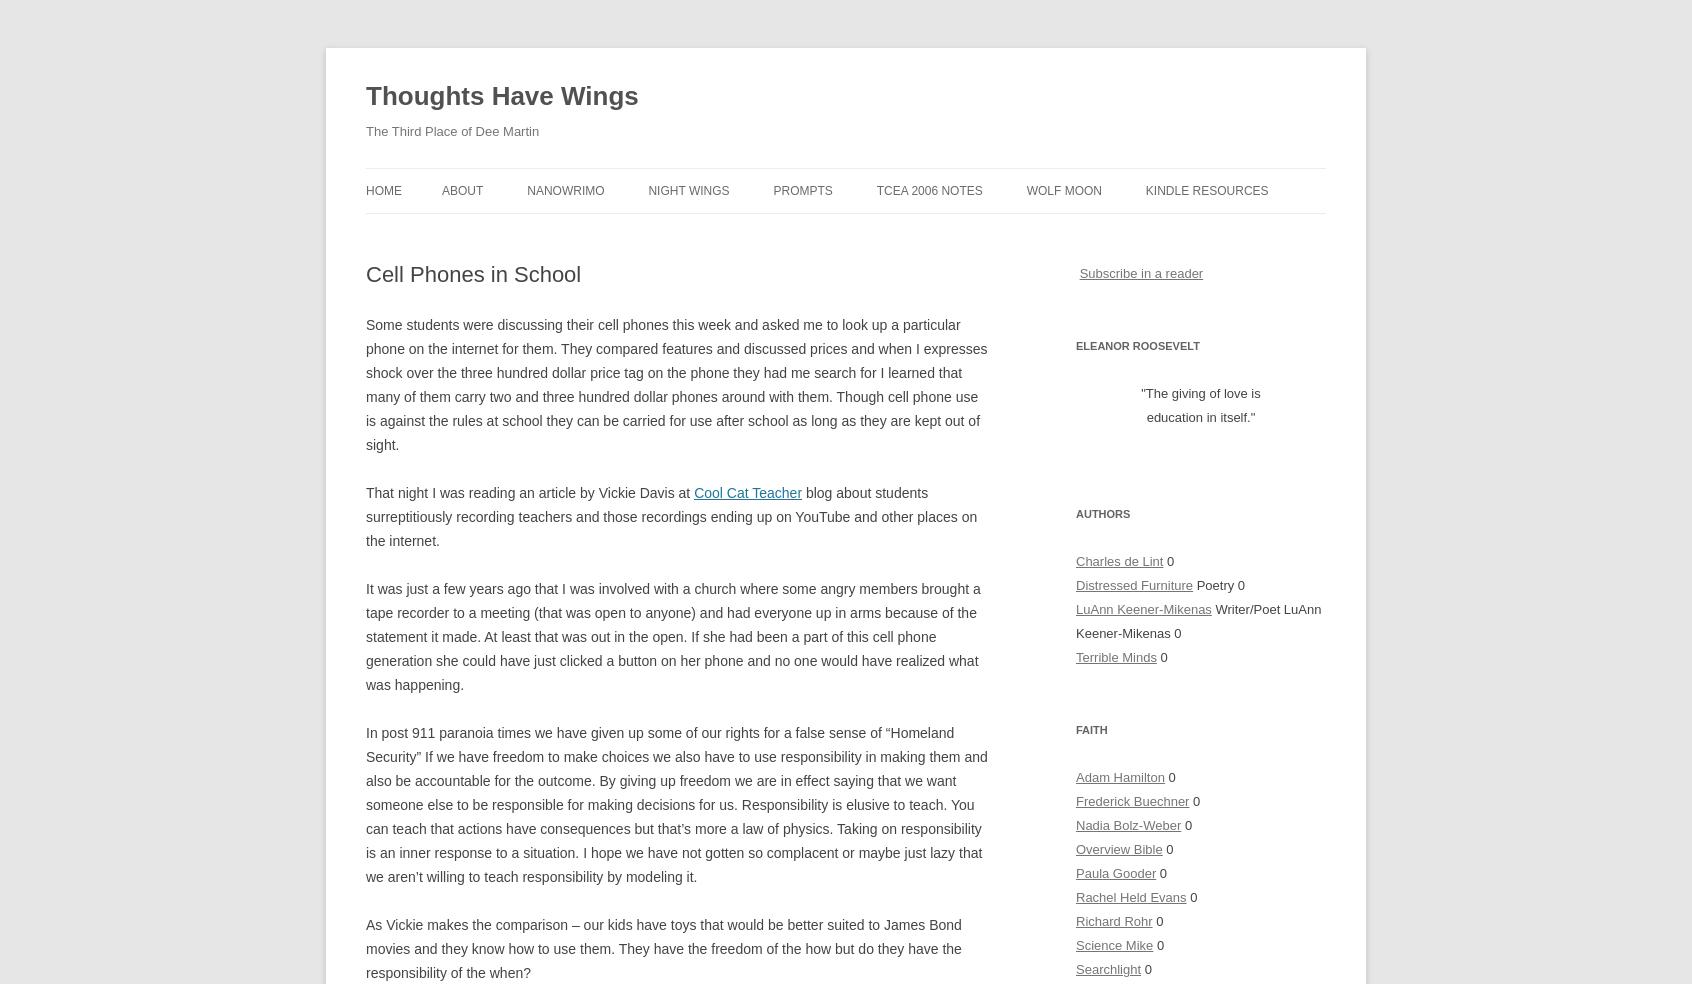 Image resolution: width=1692 pixels, height=984 pixels. Describe the element at coordinates (1136, 344) in the screenshot. I see `'Eleanor Roosevelt'` at that location.